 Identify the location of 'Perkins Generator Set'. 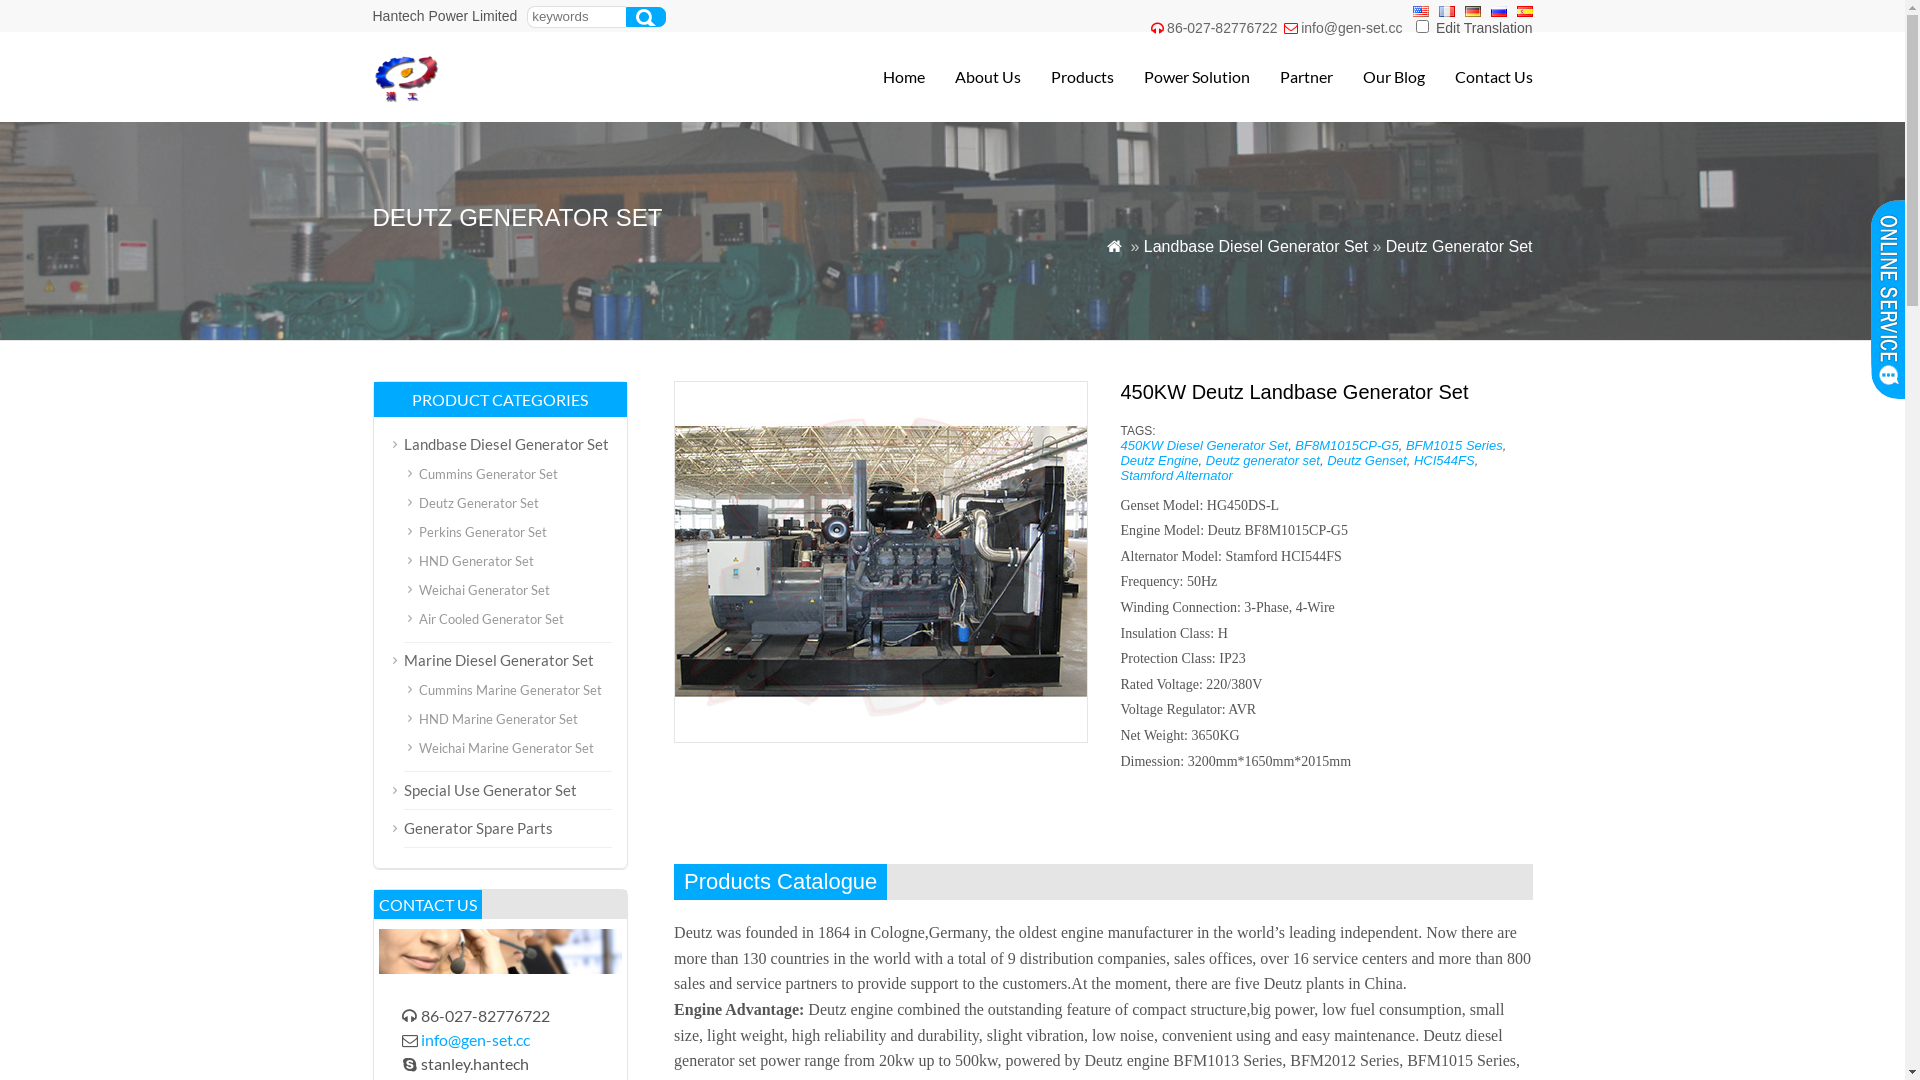
(481, 531).